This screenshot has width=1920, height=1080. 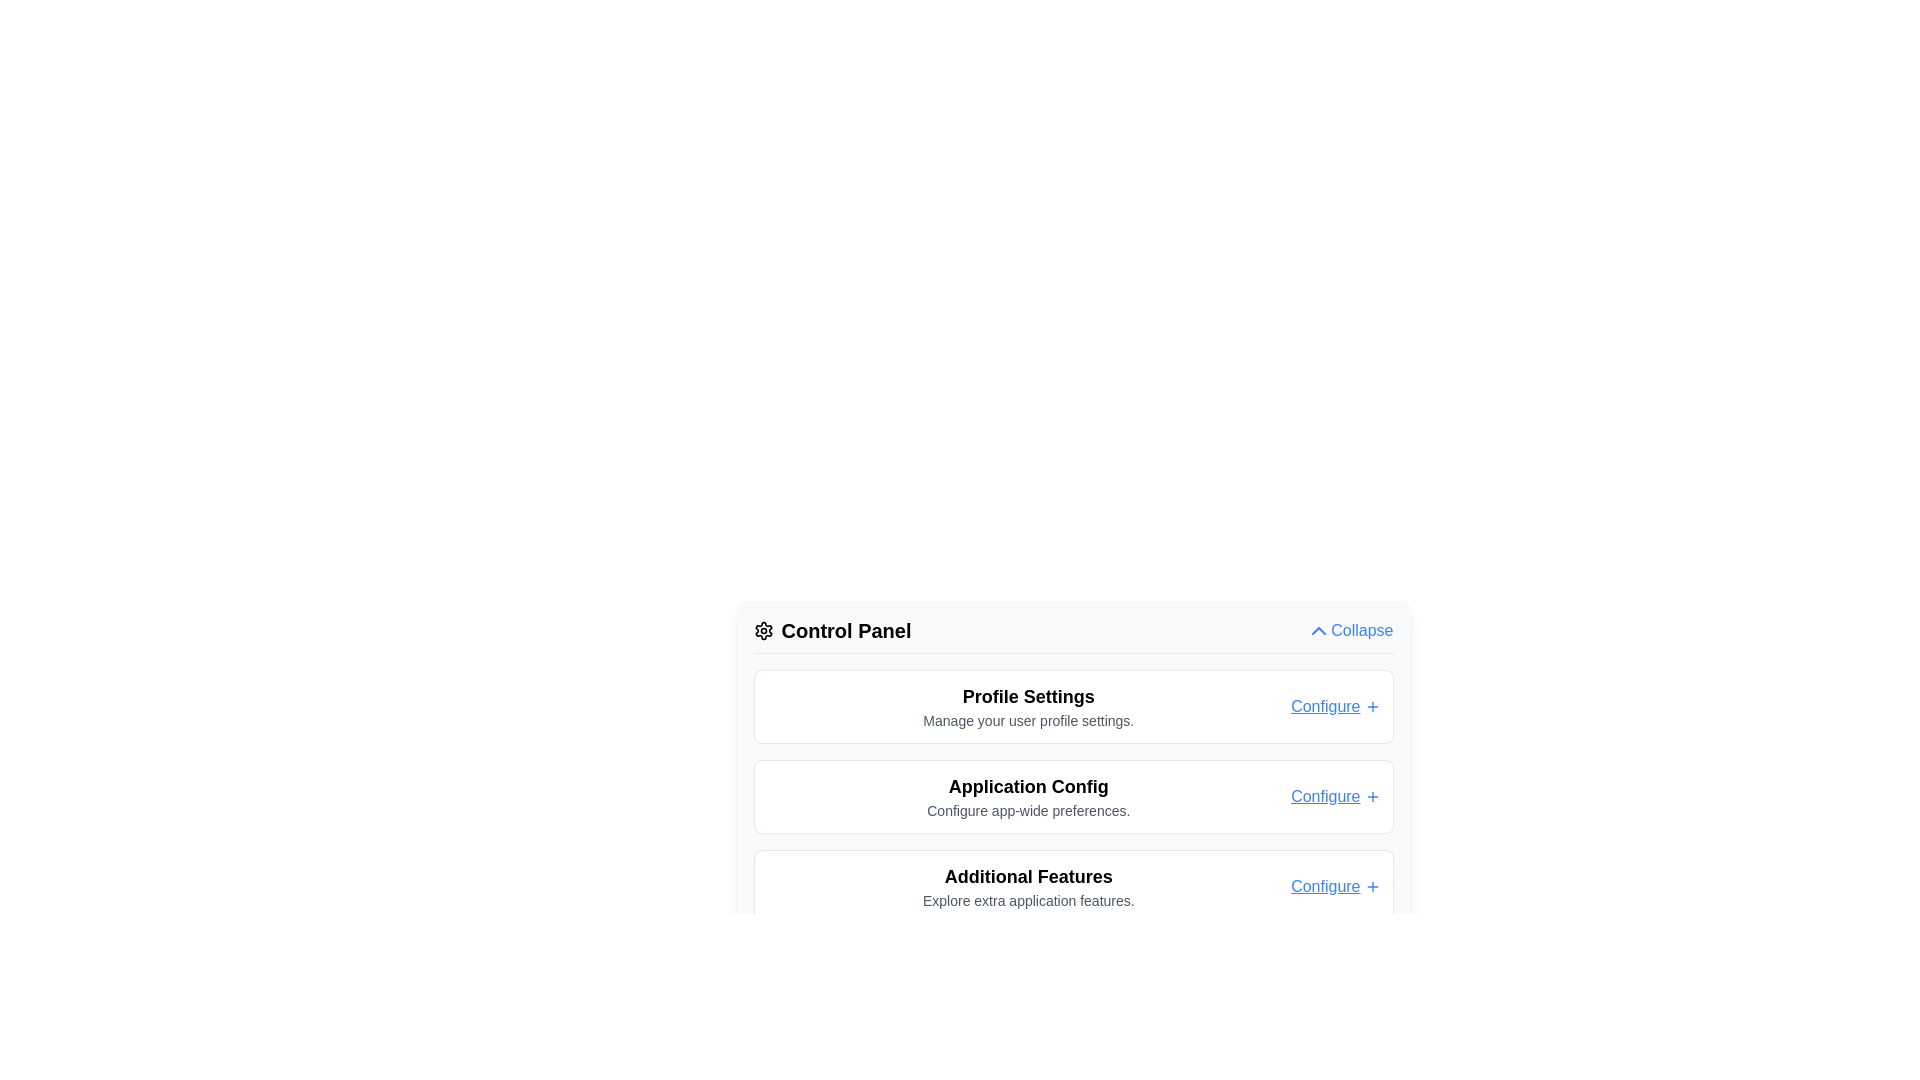 I want to click on the Text Block element that describes a configuration option for application-wide preferences, located in the Control Panel below Profile Settings and above Additional Features, so click(x=1028, y=796).